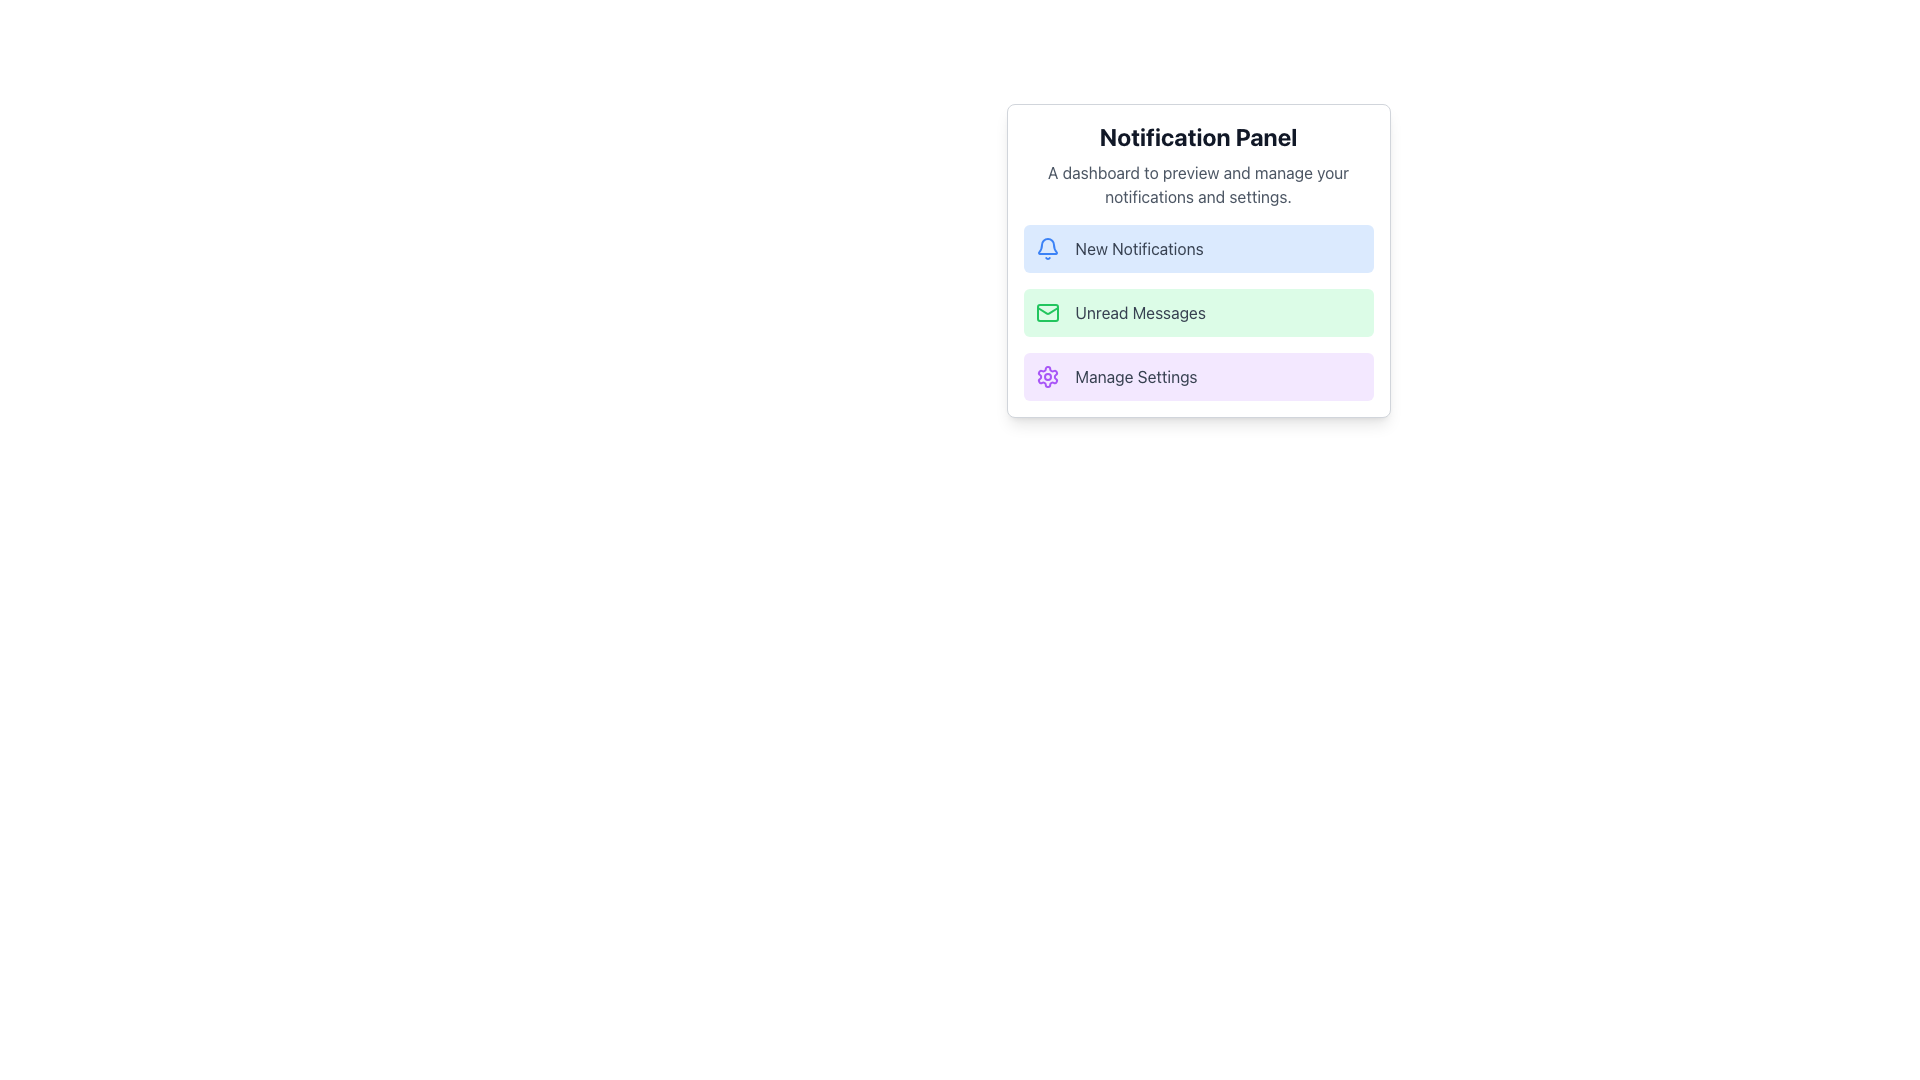 The image size is (1920, 1080). Describe the element at coordinates (1046, 312) in the screenshot. I see `the 'Unread Messages' icon, which is located to the left of the text in the green-highlighted section of the notification panel` at that location.